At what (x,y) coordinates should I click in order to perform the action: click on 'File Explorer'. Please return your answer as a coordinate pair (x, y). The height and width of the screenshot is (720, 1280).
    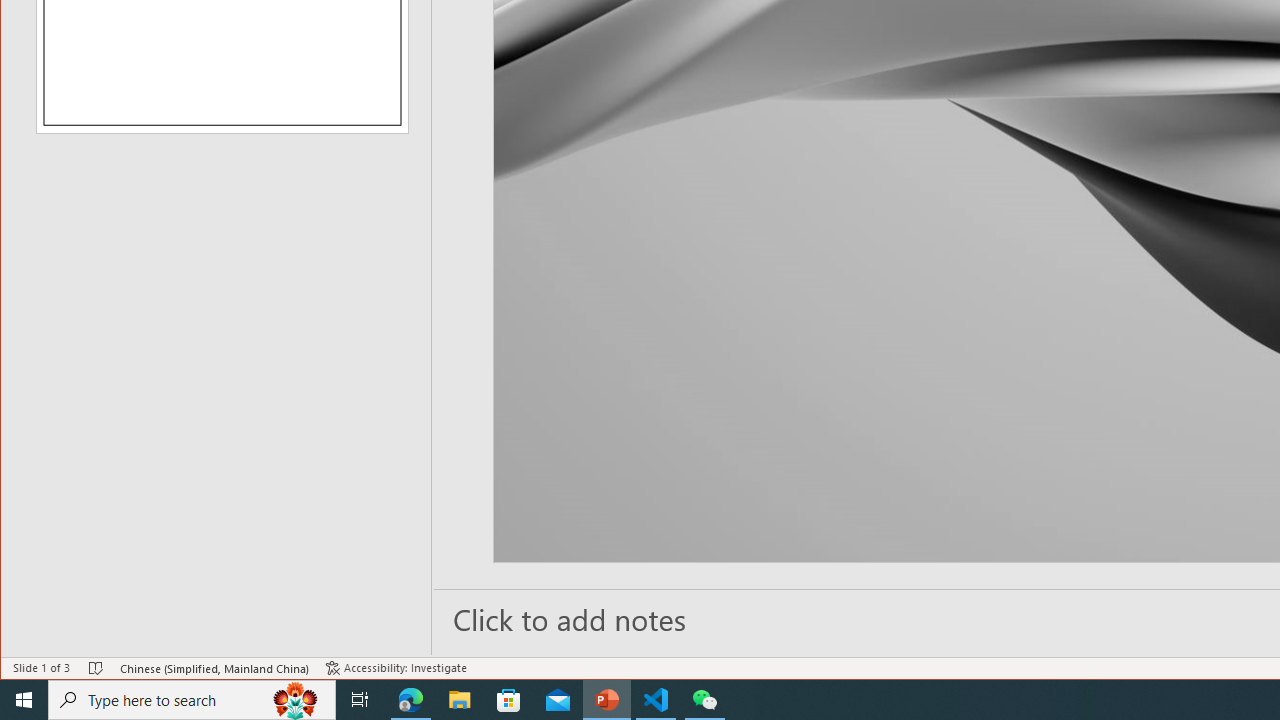
    Looking at the image, I should click on (459, 698).